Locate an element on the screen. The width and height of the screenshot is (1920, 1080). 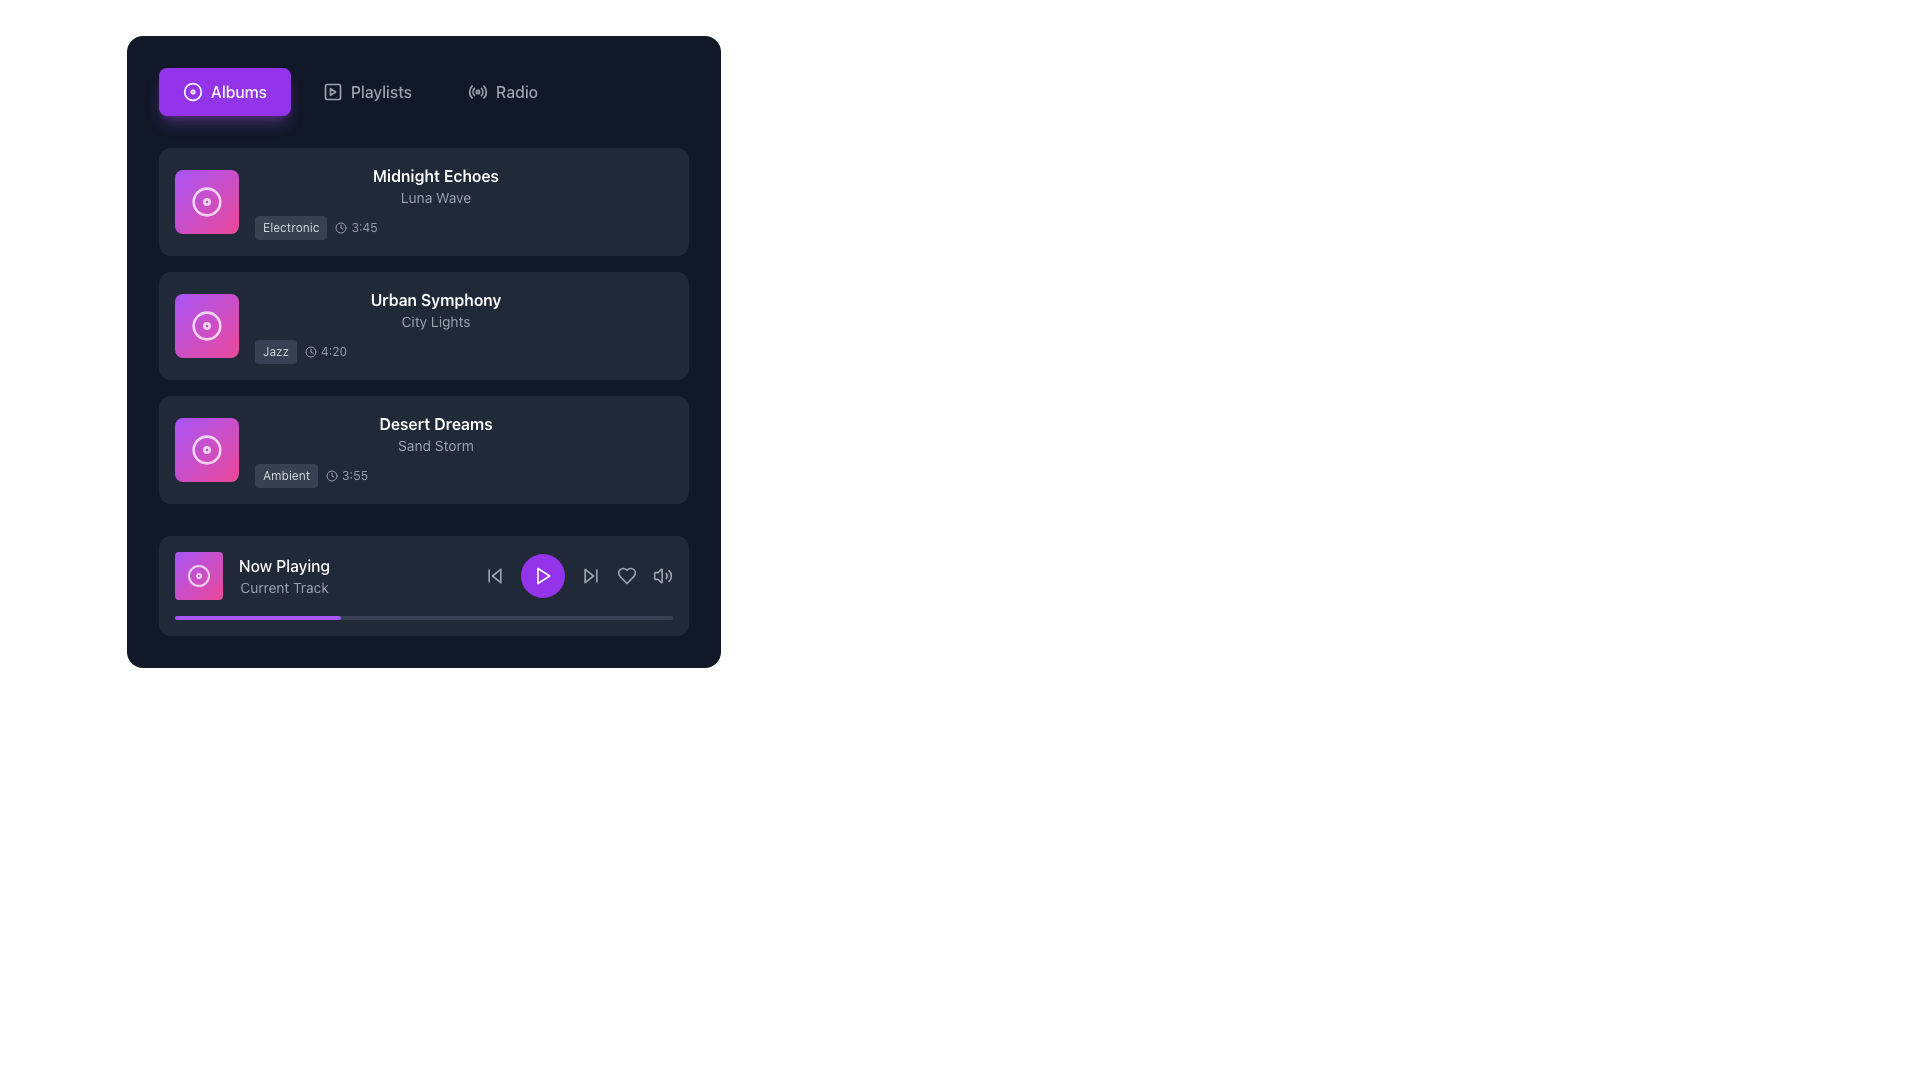
the heart-shaped gray icon button located in the horizontal control bar at the bottom of the interface to like or favorite an item is located at coordinates (626, 575).